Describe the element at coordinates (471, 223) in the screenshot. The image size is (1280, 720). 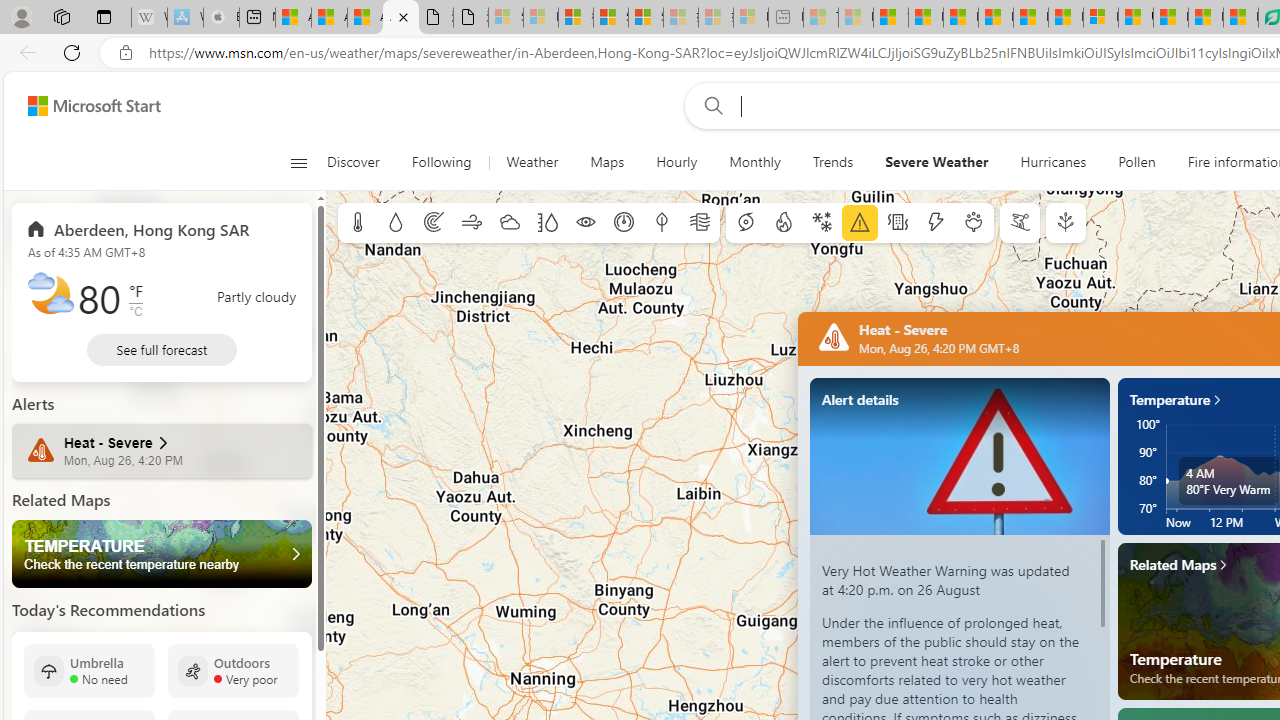
I see `'Wind'` at that location.